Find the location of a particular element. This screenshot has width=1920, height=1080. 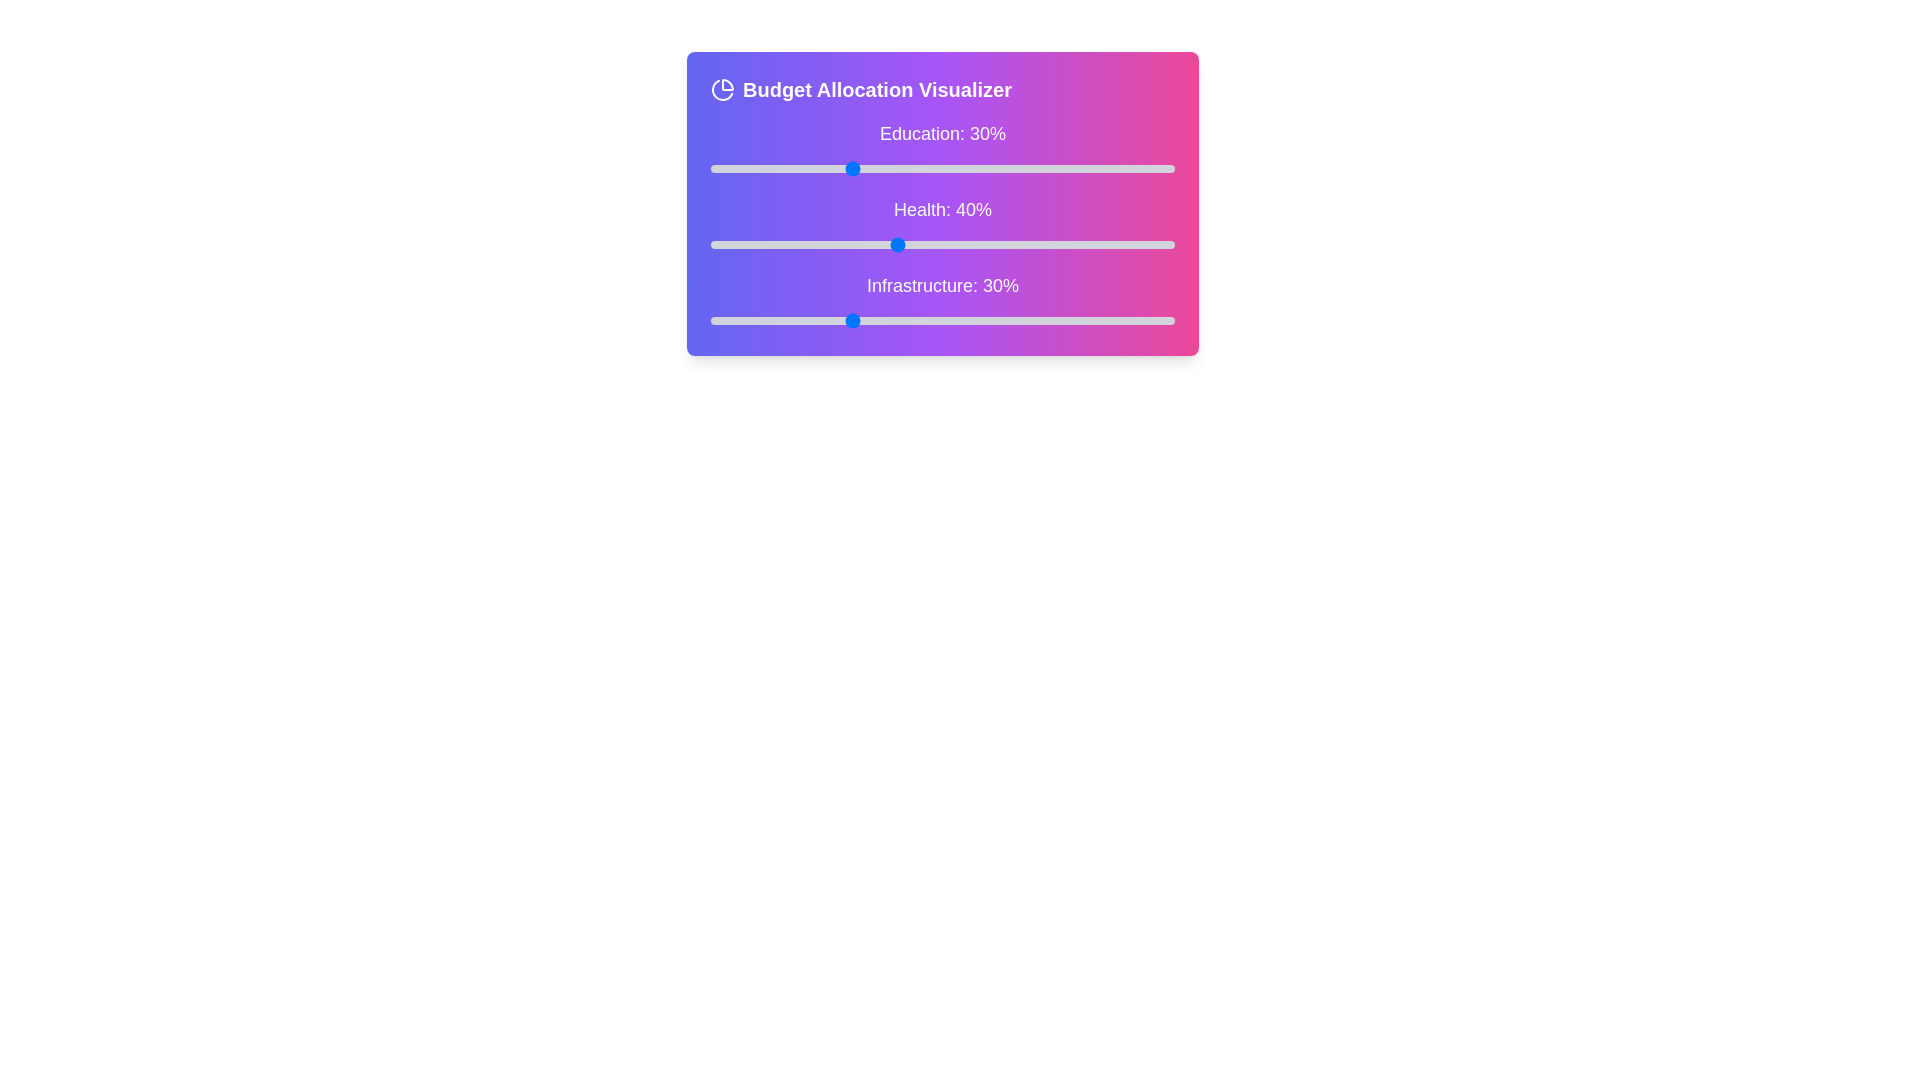

the Education budget is located at coordinates (1053, 168).